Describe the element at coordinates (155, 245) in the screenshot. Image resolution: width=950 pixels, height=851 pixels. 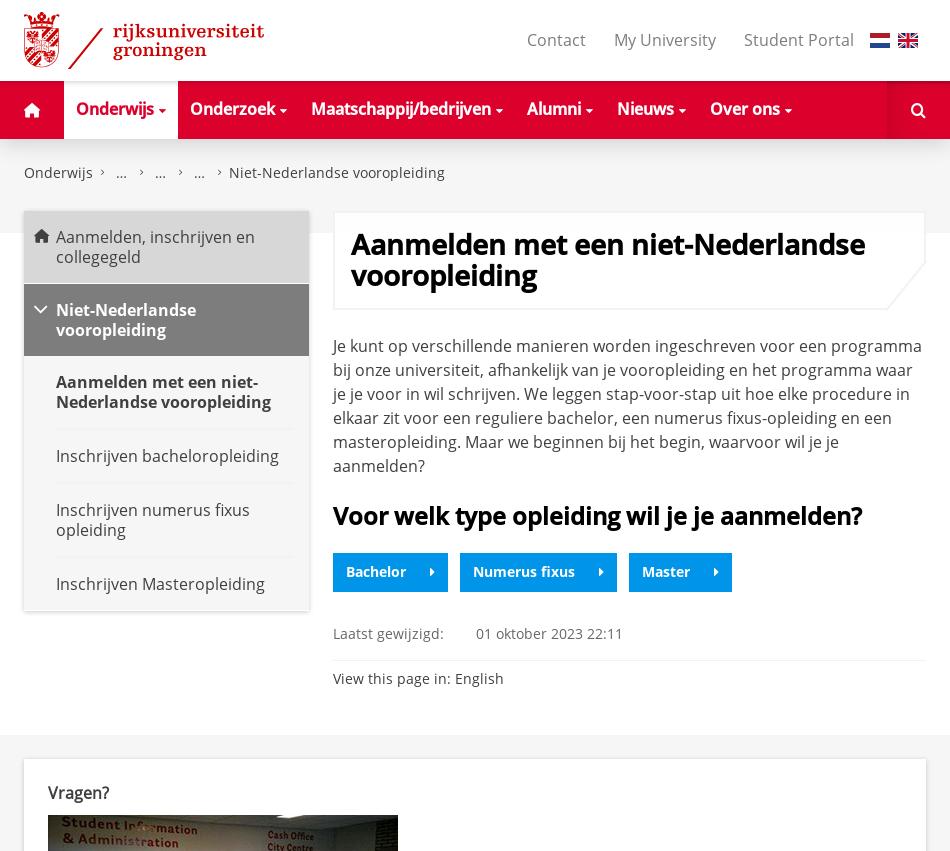
I see `'Aanmelden, inschrijven en collegegeld'` at that location.